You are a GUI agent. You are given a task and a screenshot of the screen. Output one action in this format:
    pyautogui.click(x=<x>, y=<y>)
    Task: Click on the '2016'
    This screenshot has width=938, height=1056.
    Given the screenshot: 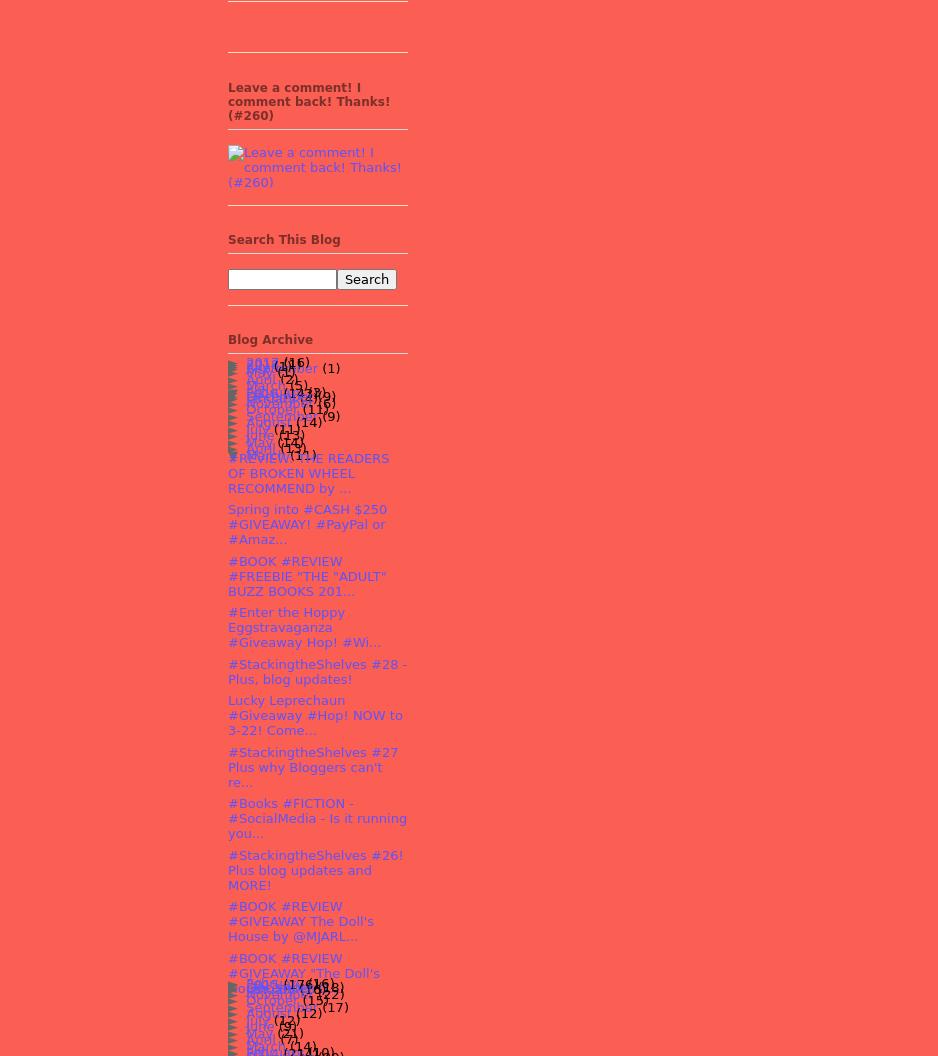 What is the action you would take?
    pyautogui.click(x=245, y=391)
    